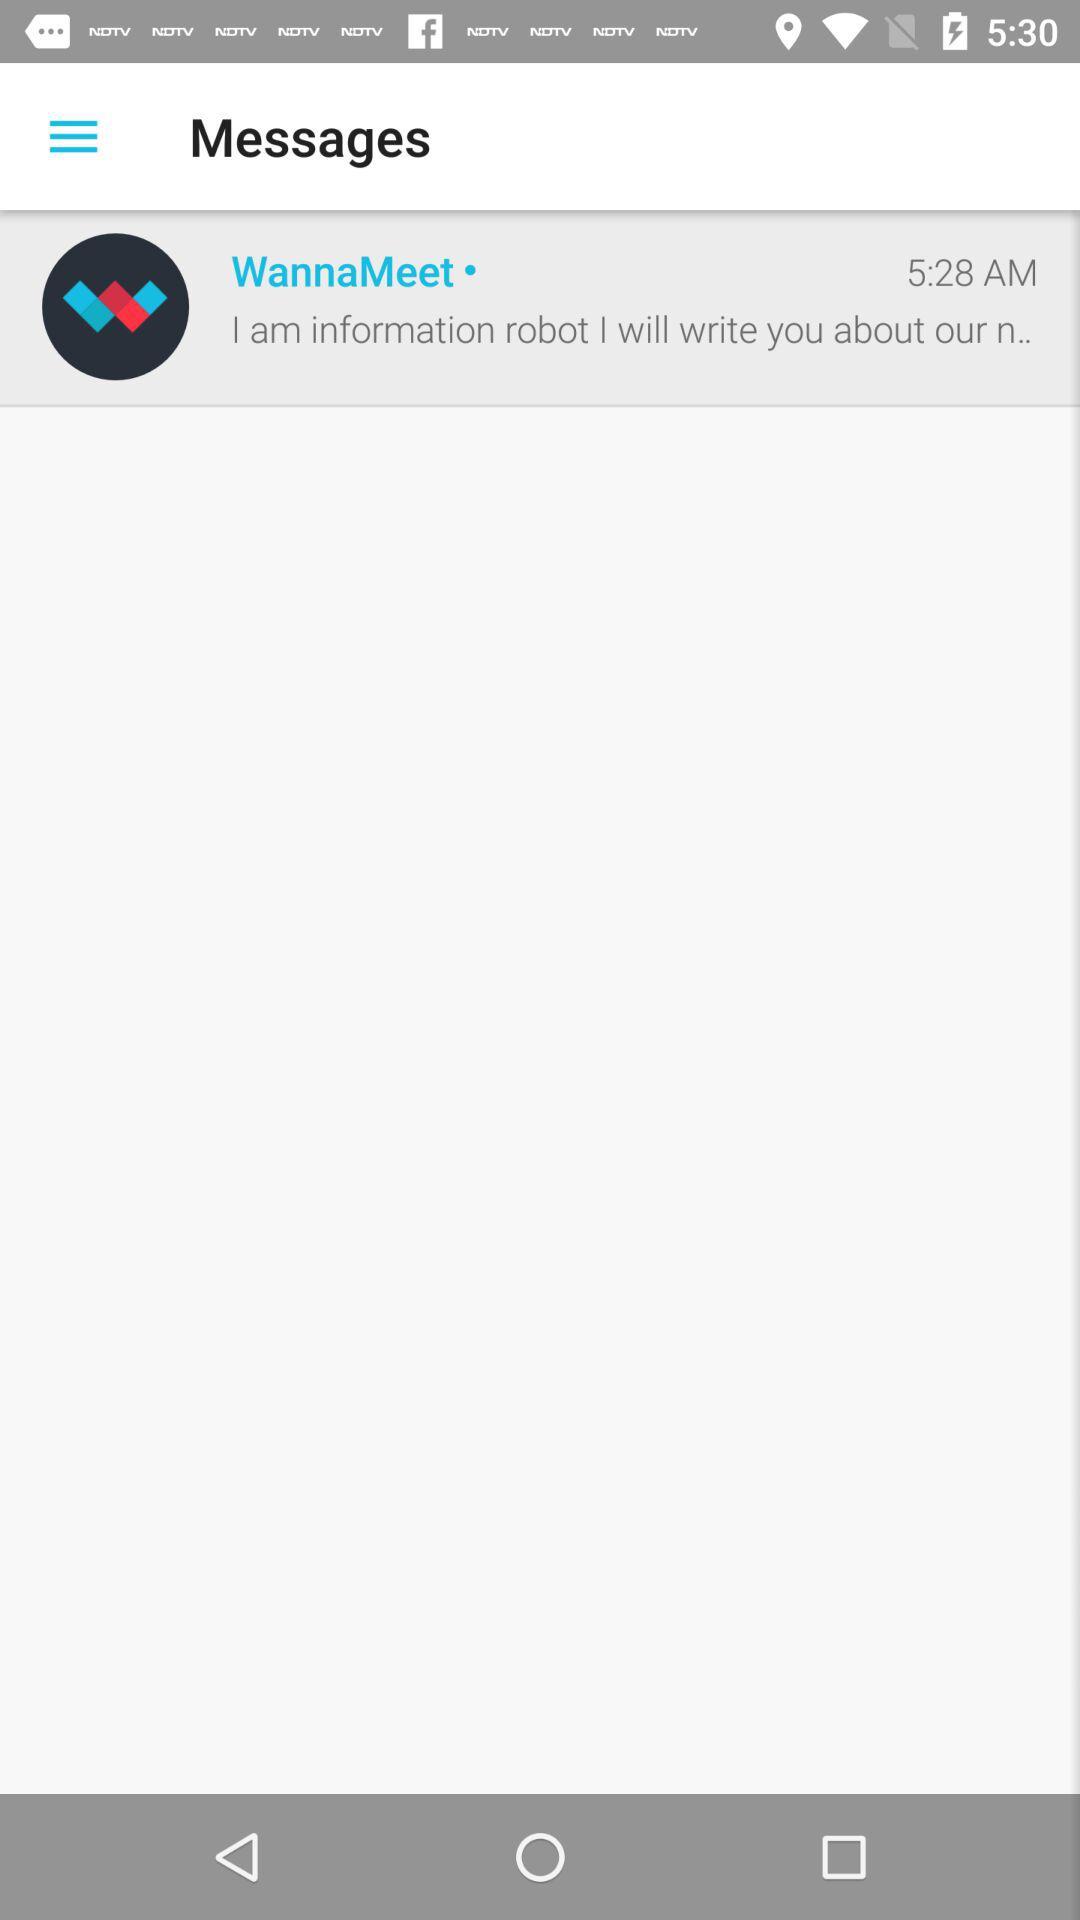 This screenshot has height=1920, width=1080. I want to click on the icon to the right of wannameet, so click(971, 270).